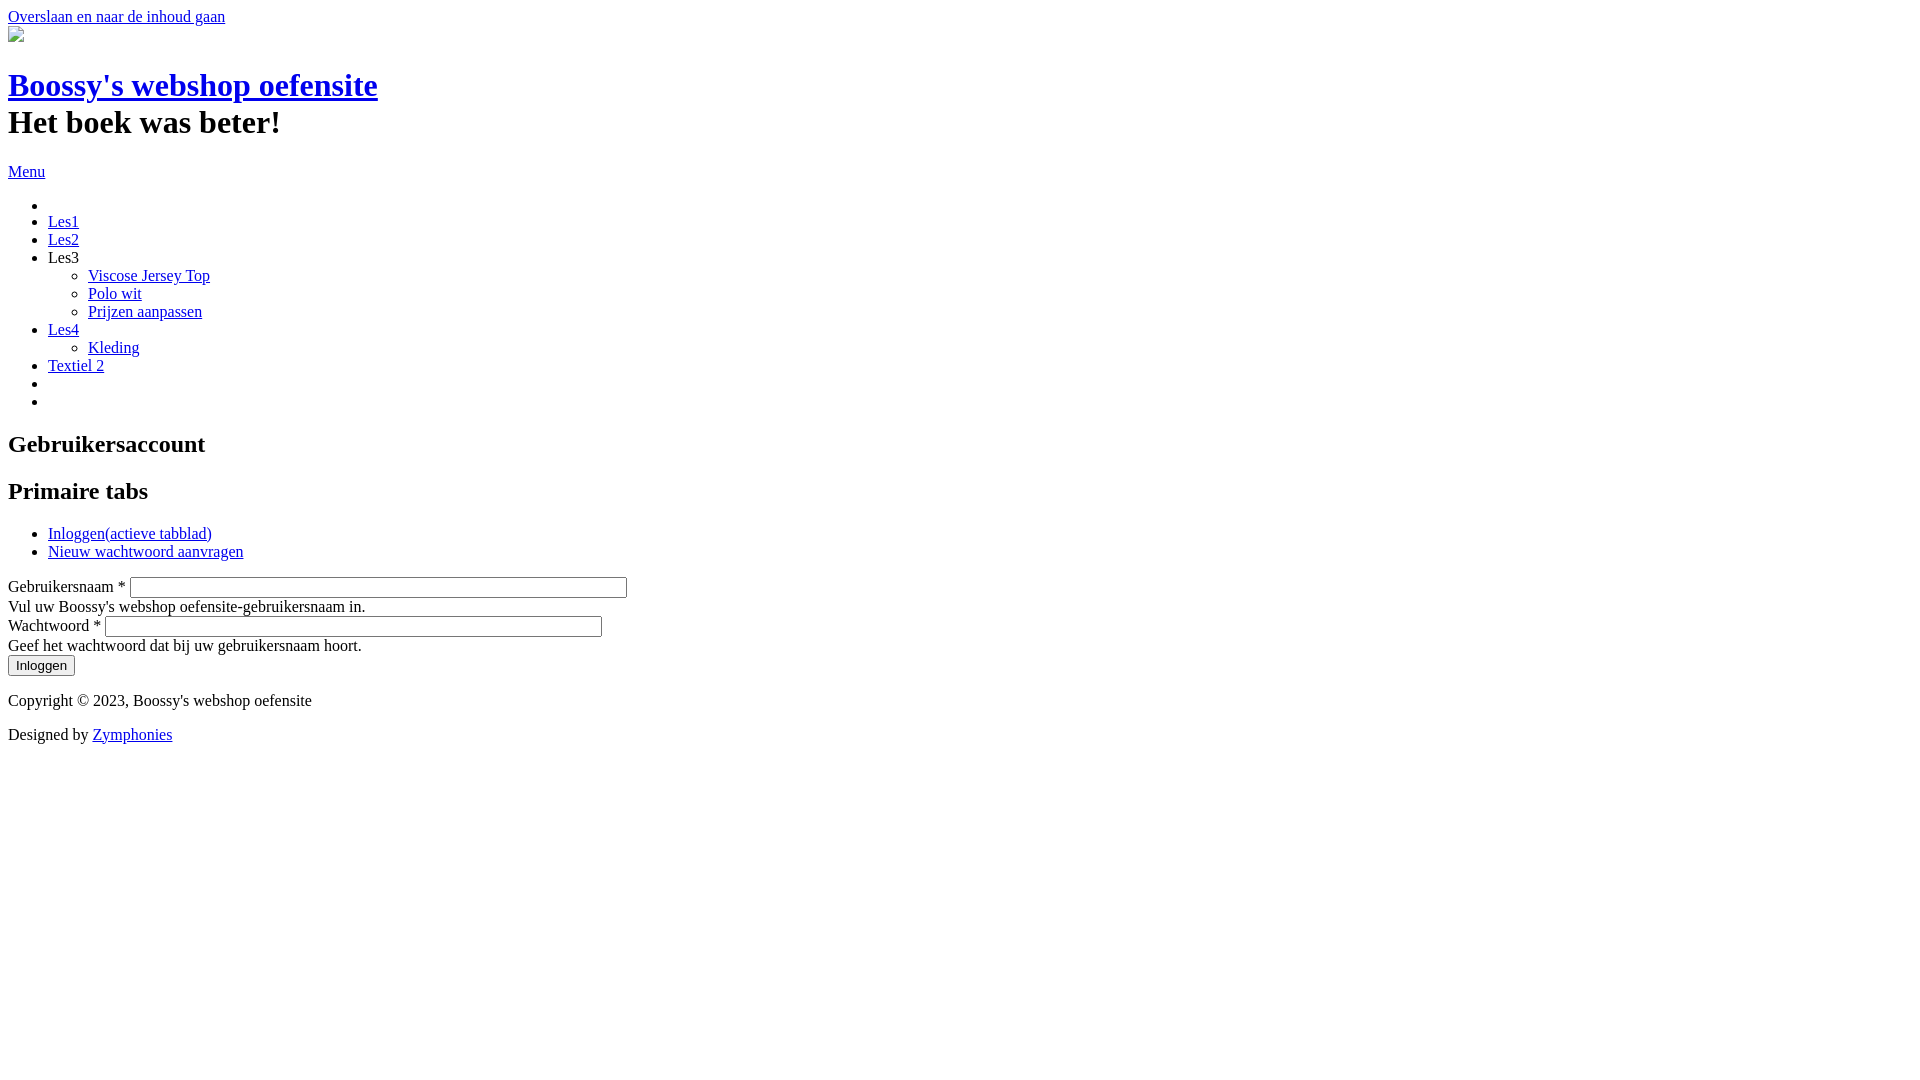 This screenshot has width=1920, height=1080. Describe the element at coordinates (113, 346) in the screenshot. I see `'Kleding'` at that location.